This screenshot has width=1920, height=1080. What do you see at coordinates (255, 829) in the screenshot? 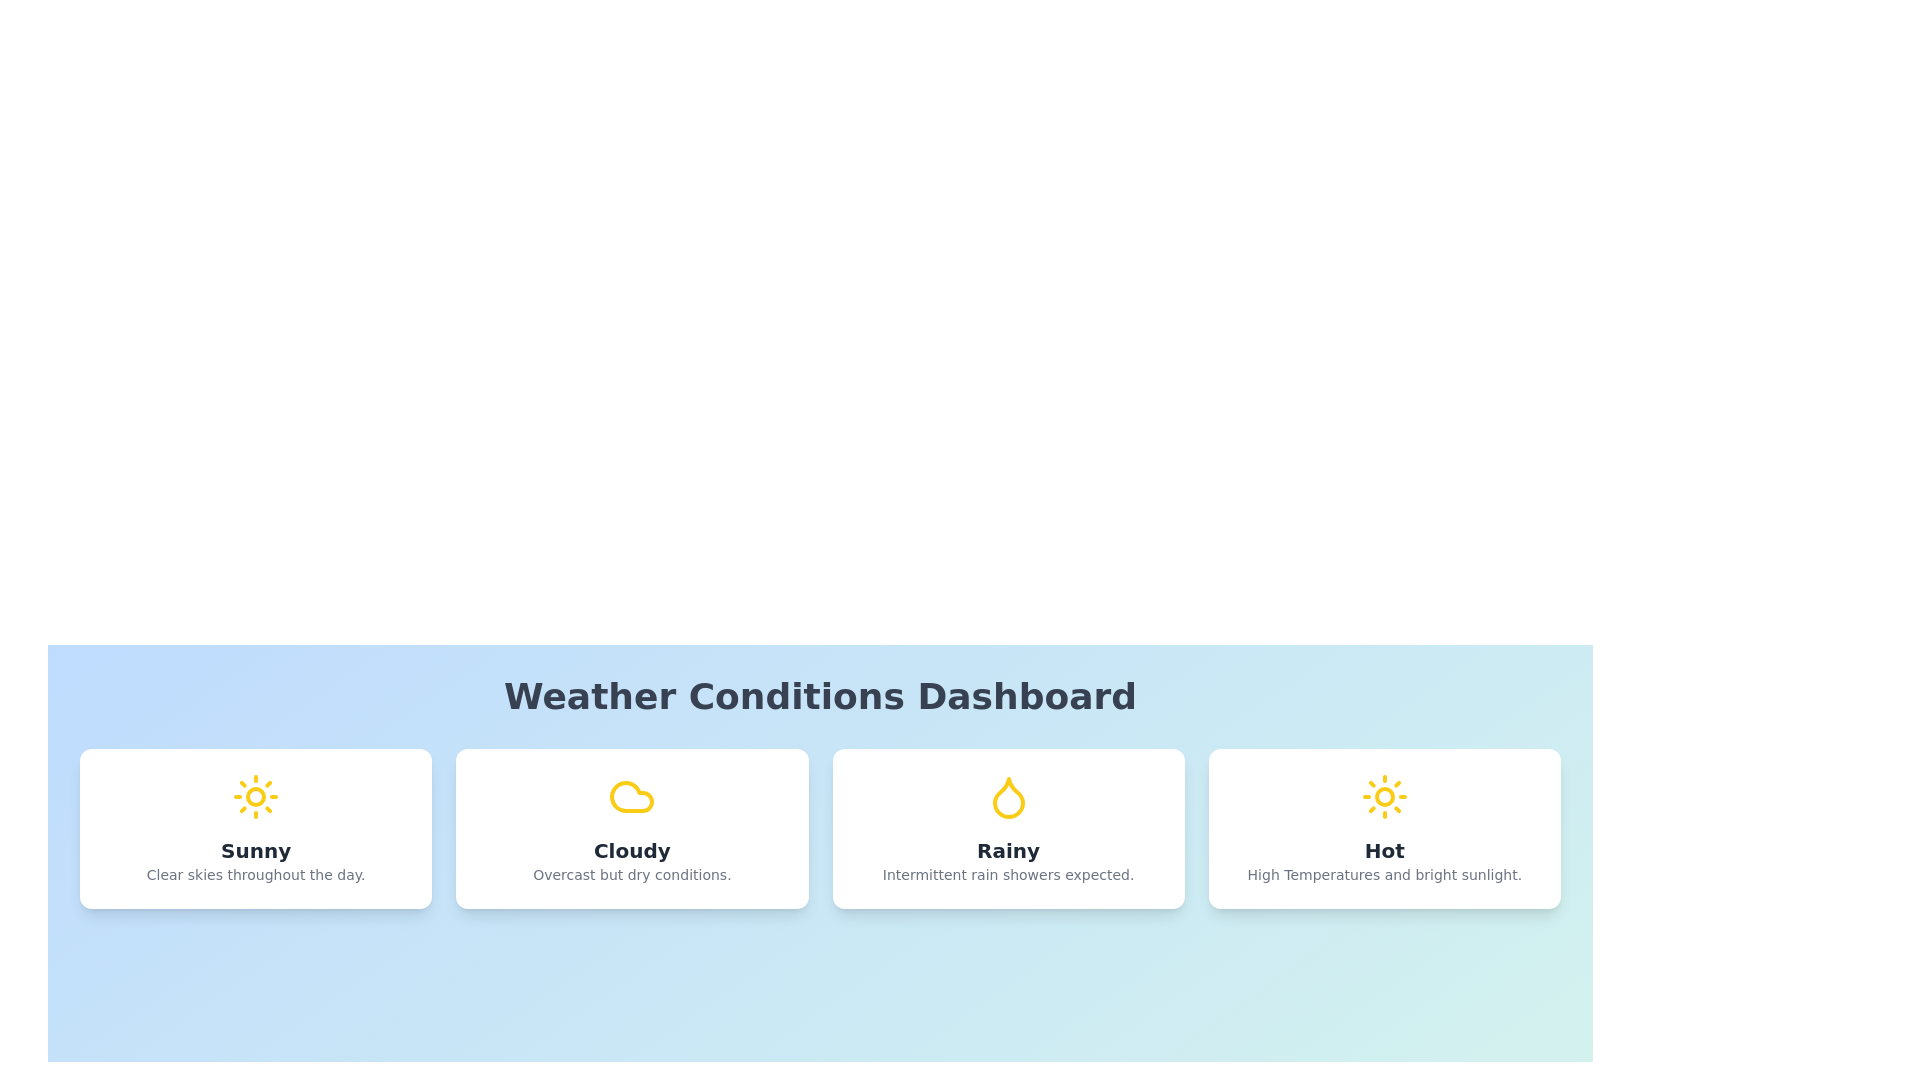
I see `weather conditions displayed on the informational card that indicates sunny weather with clear skies, located at the top left corner of the grid layout` at bounding box center [255, 829].